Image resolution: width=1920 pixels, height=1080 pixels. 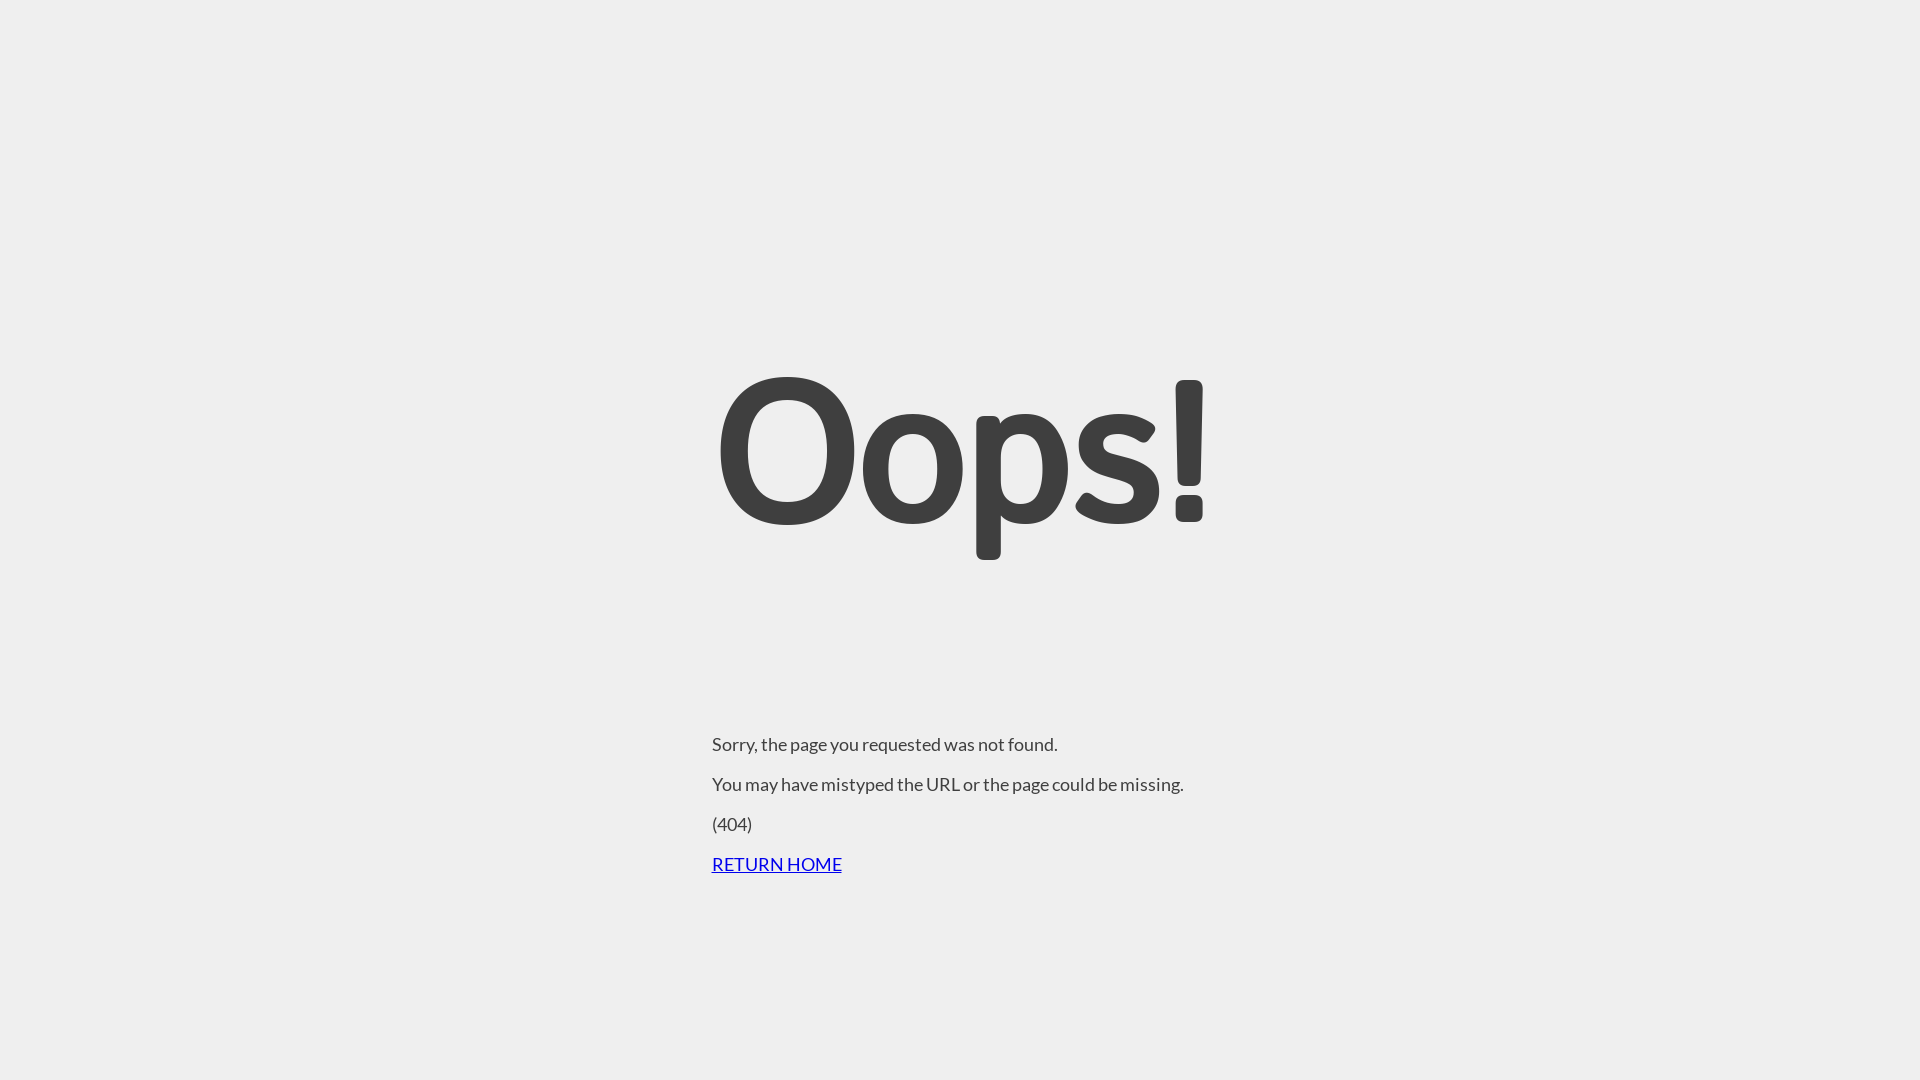 What do you see at coordinates (711, 863) in the screenshot?
I see `'RETURN HOME'` at bounding box center [711, 863].